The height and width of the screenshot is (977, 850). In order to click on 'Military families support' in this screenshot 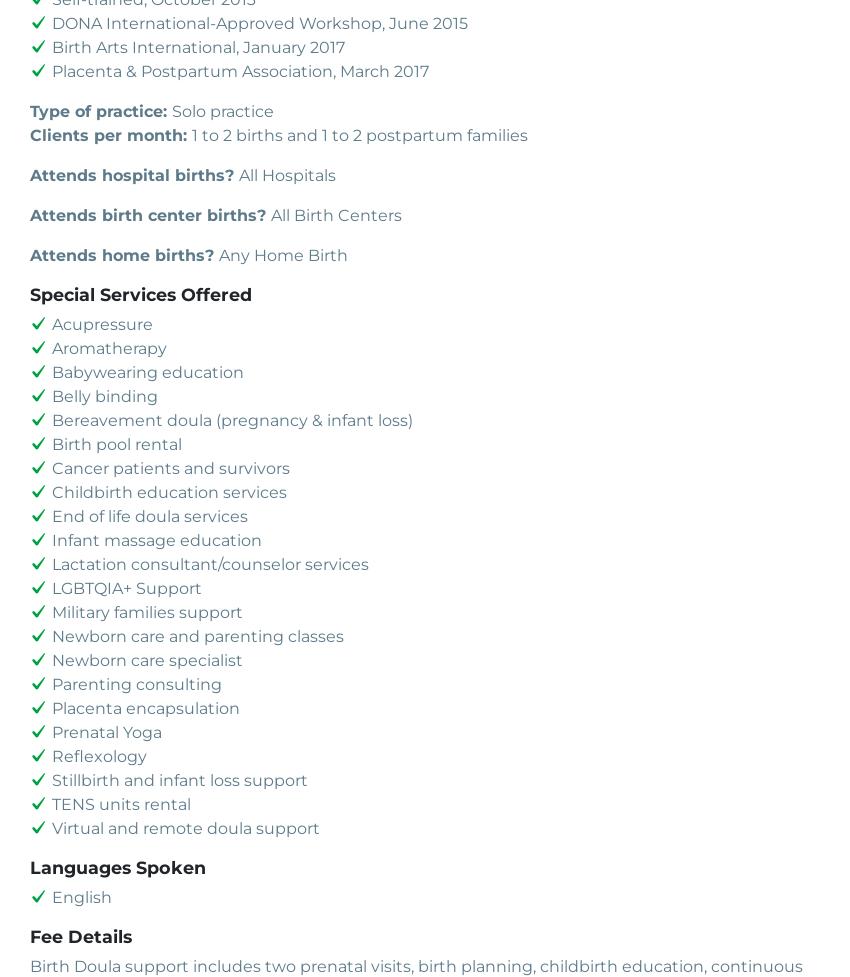, I will do `click(147, 610)`.